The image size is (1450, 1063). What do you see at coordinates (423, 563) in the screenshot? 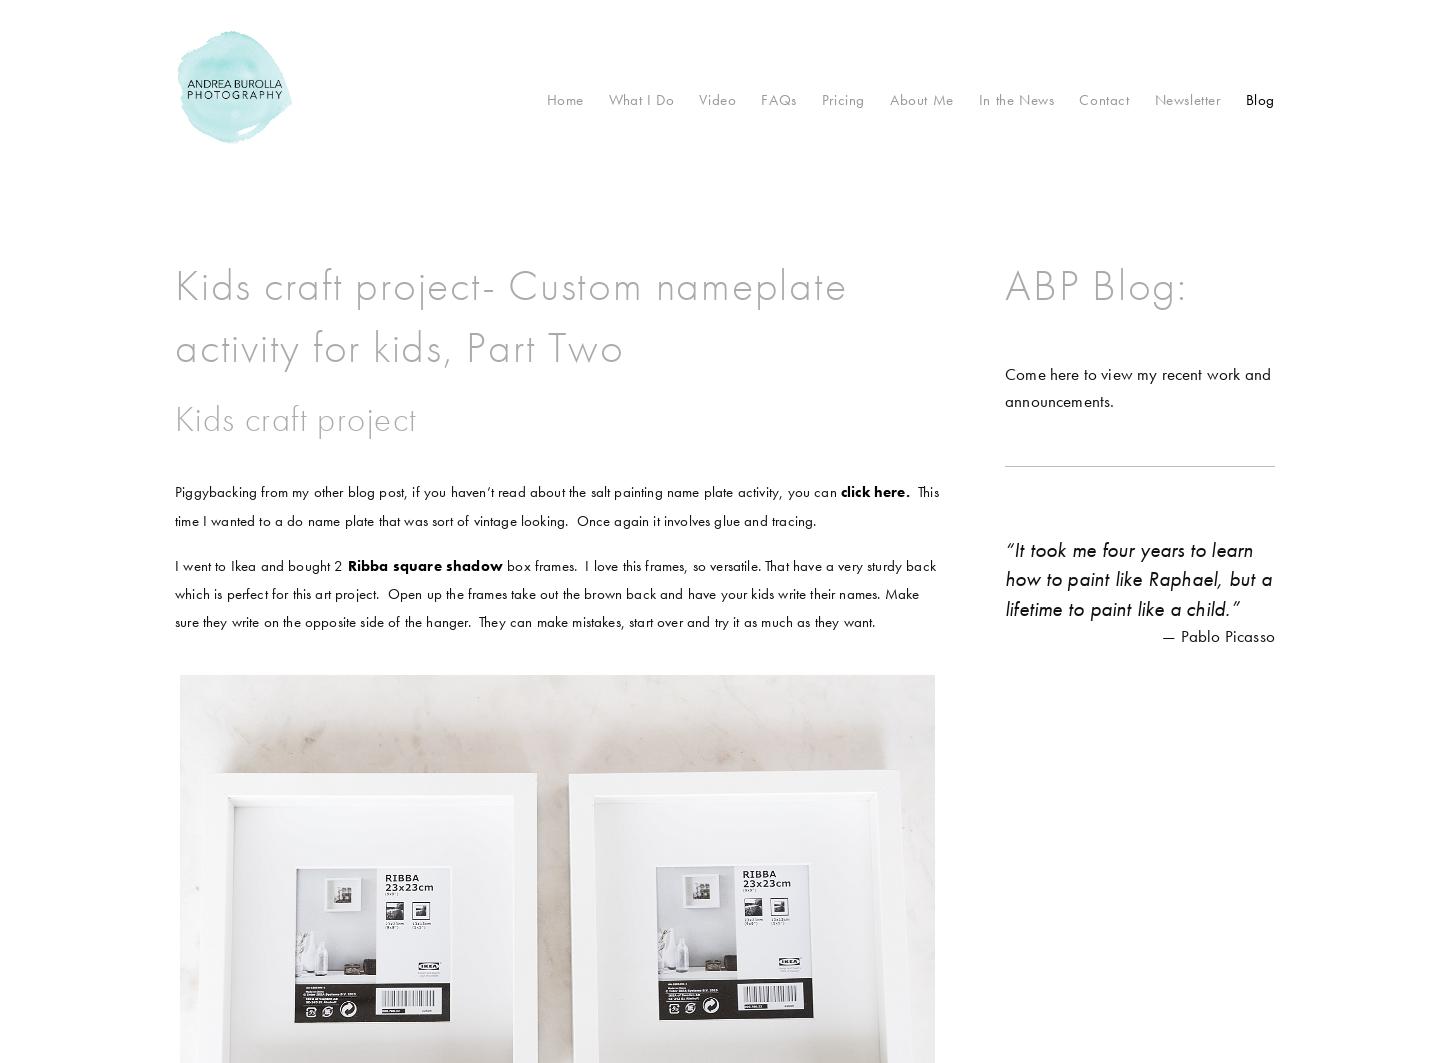
I see `'Ribba square shadow'` at bounding box center [423, 563].